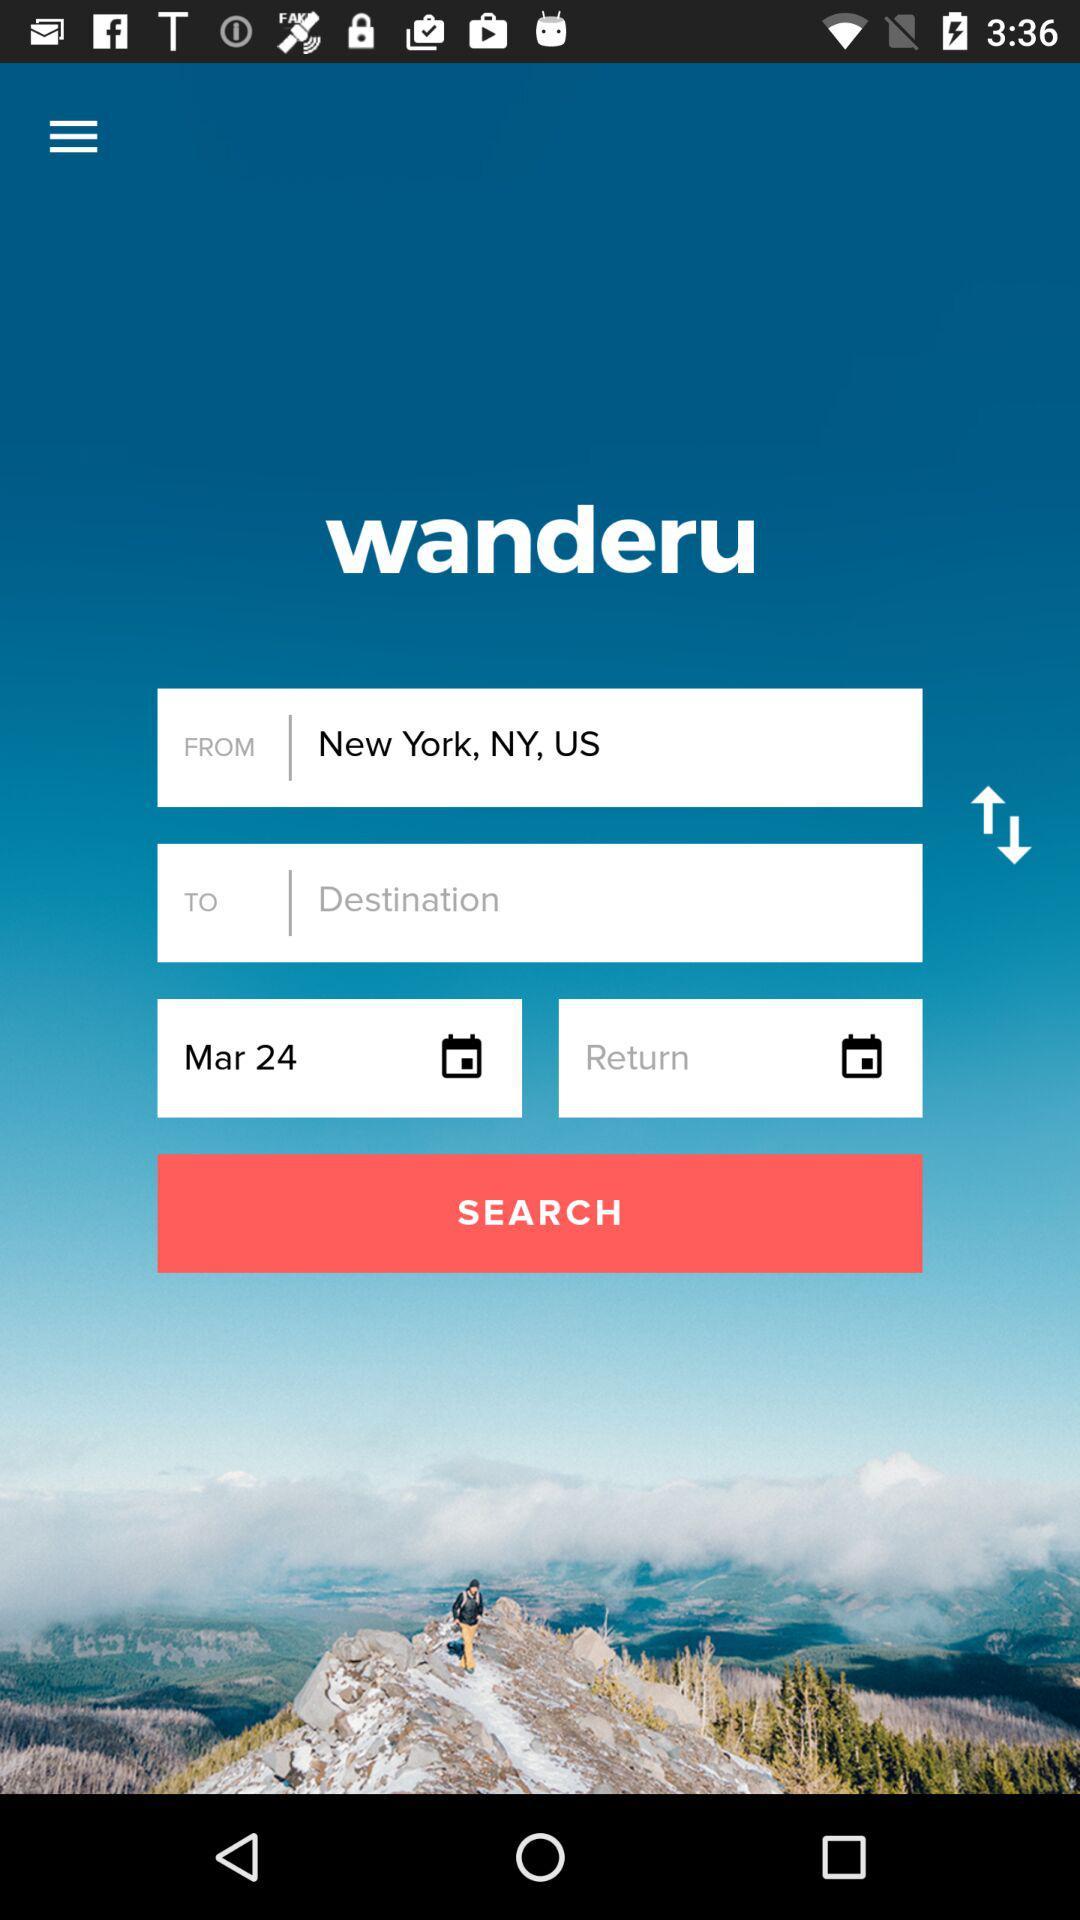 This screenshot has width=1080, height=1920. What do you see at coordinates (1001, 825) in the screenshot?
I see `the icon next to new york ny icon` at bounding box center [1001, 825].